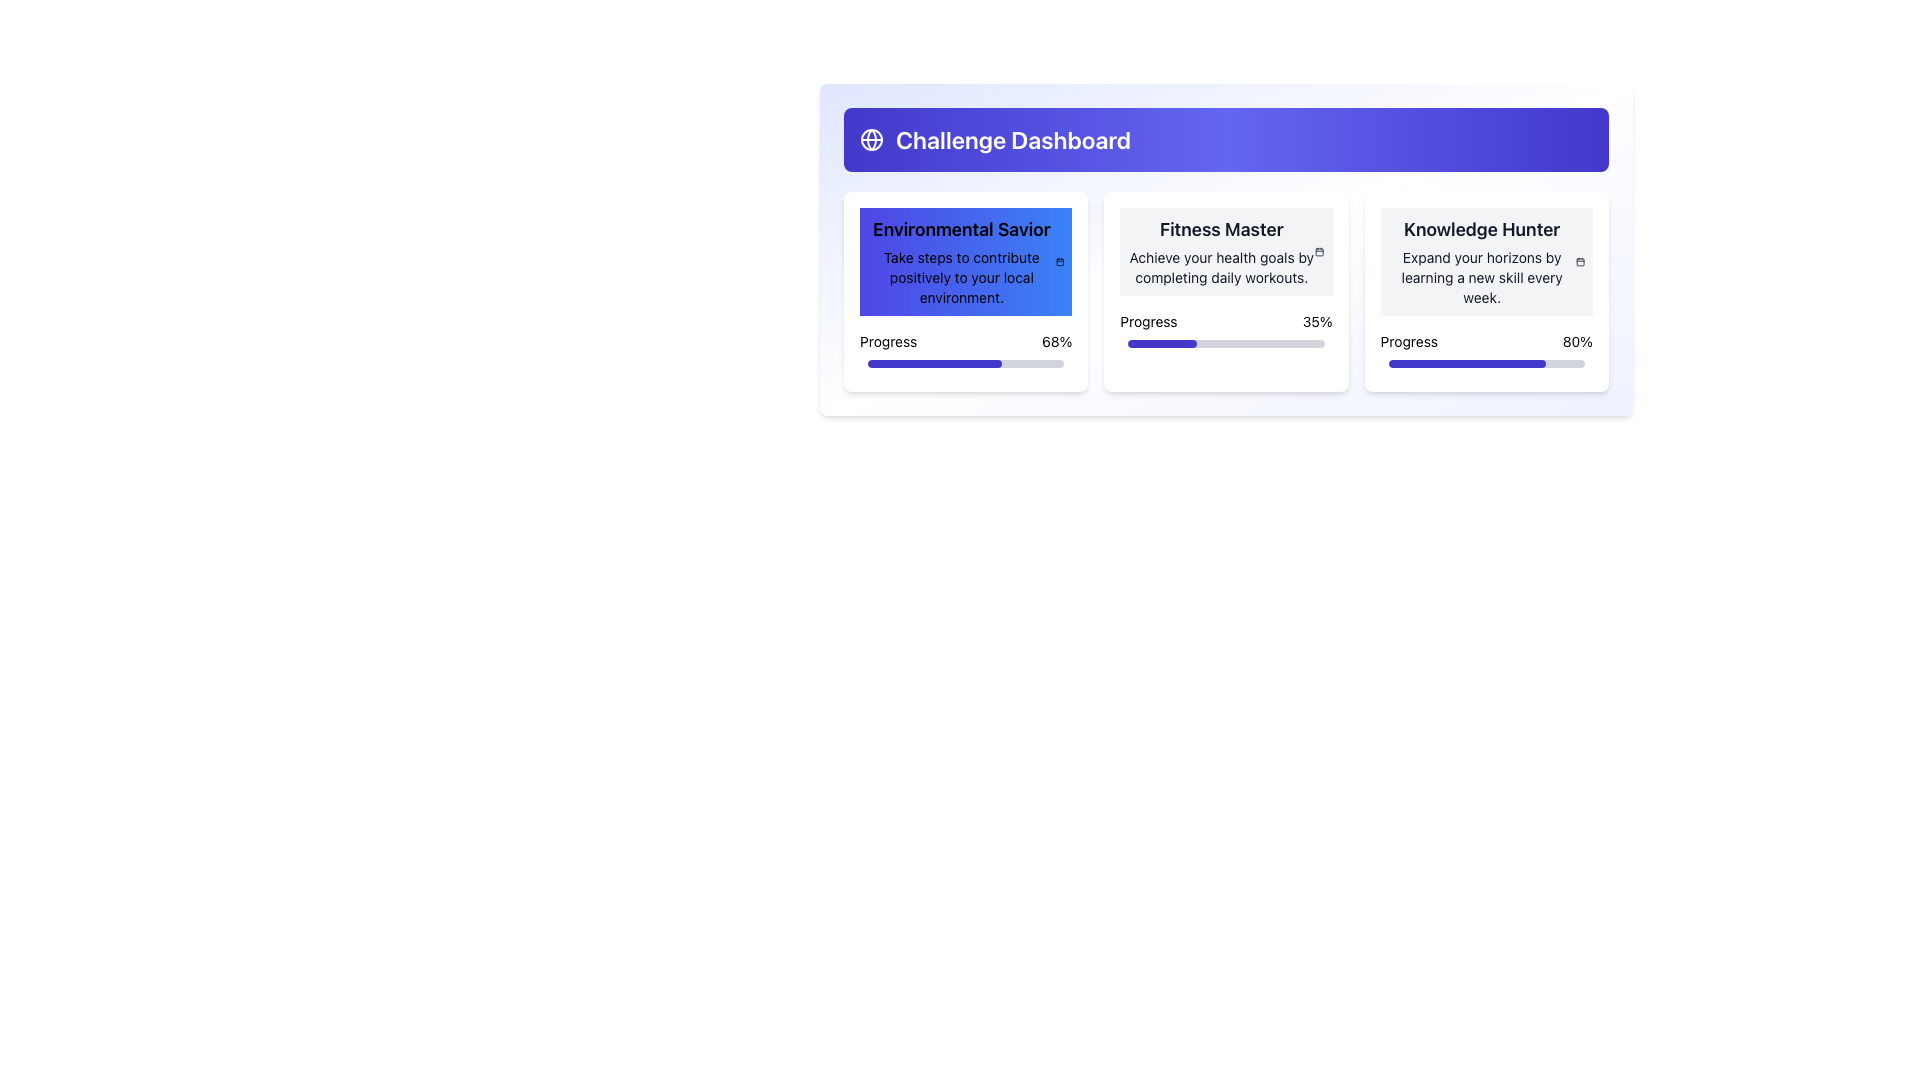  What do you see at coordinates (966, 292) in the screenshot?
I see `title and details of the first card in the grid layout, which serves as a progress tracker for environmental goals` at bounding box center [966, 292].